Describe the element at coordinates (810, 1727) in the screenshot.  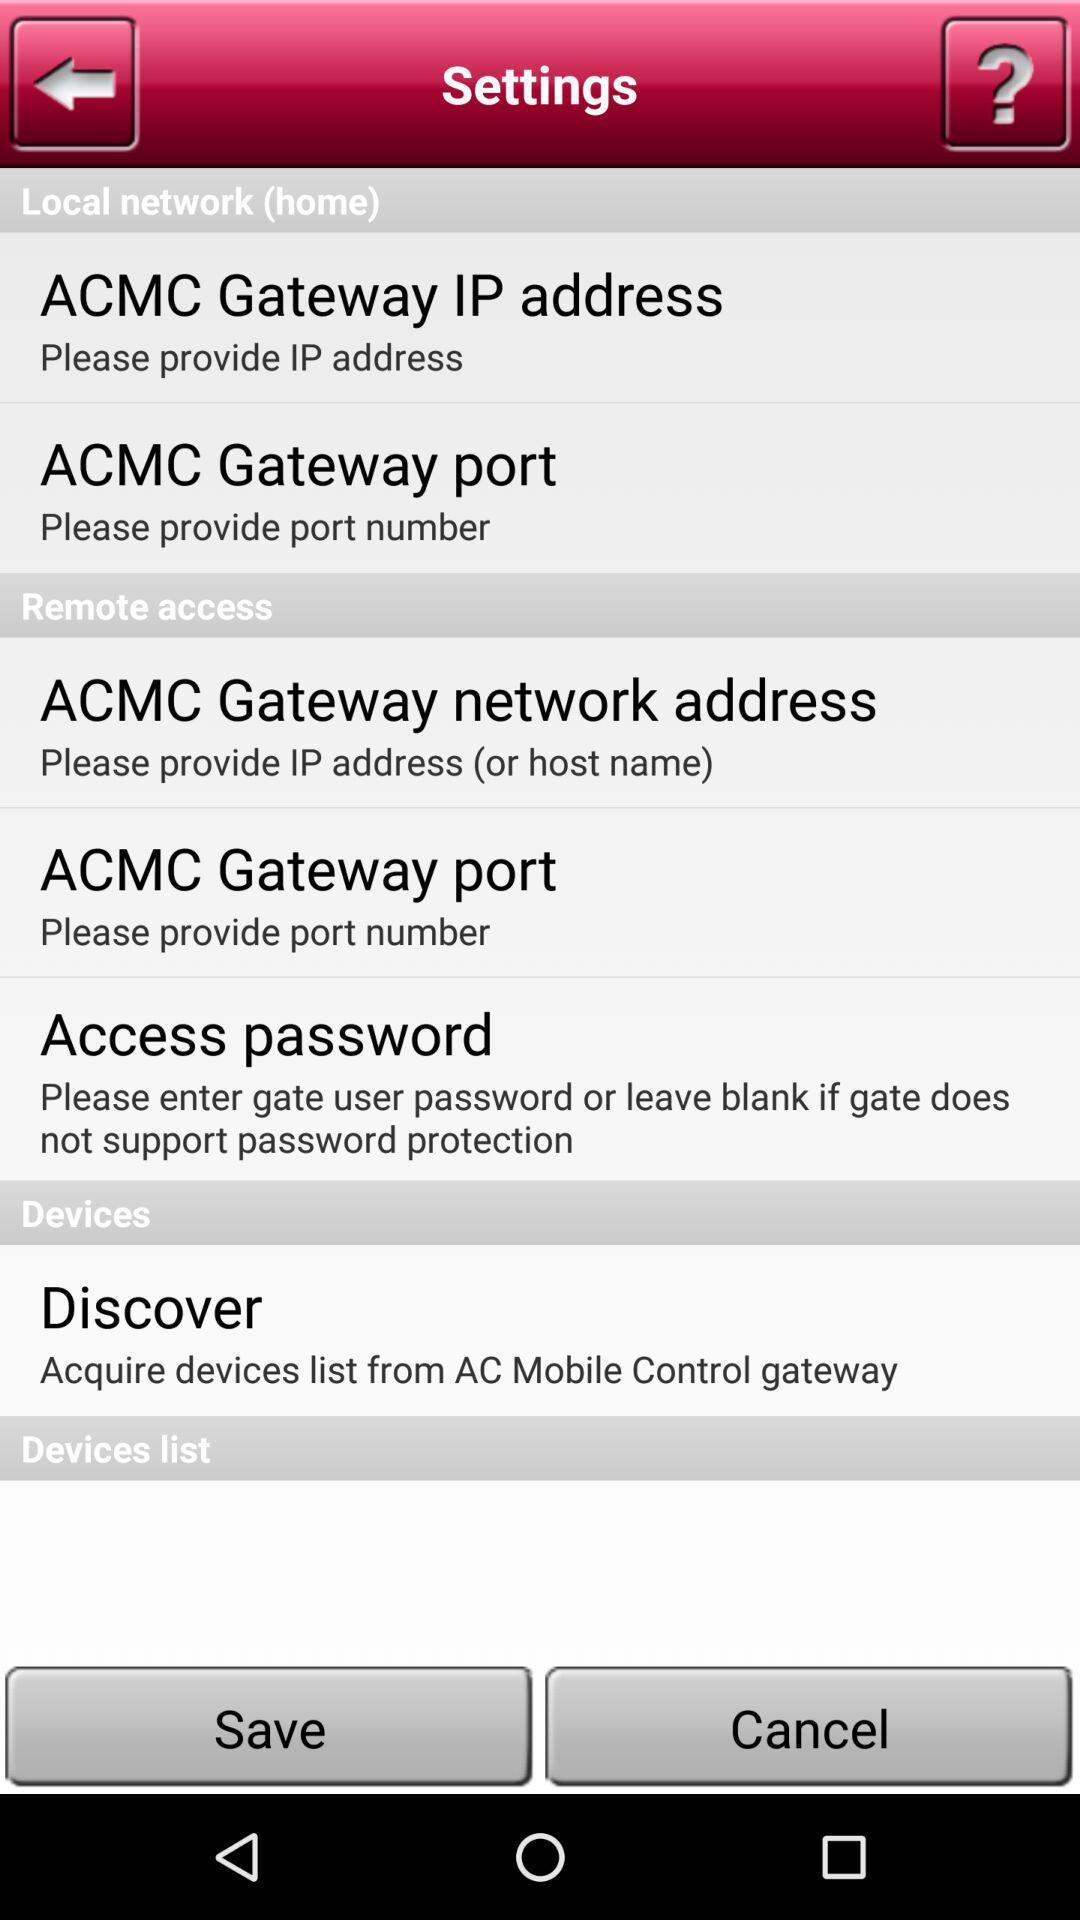
I see `the button which is next to the save` at that location.